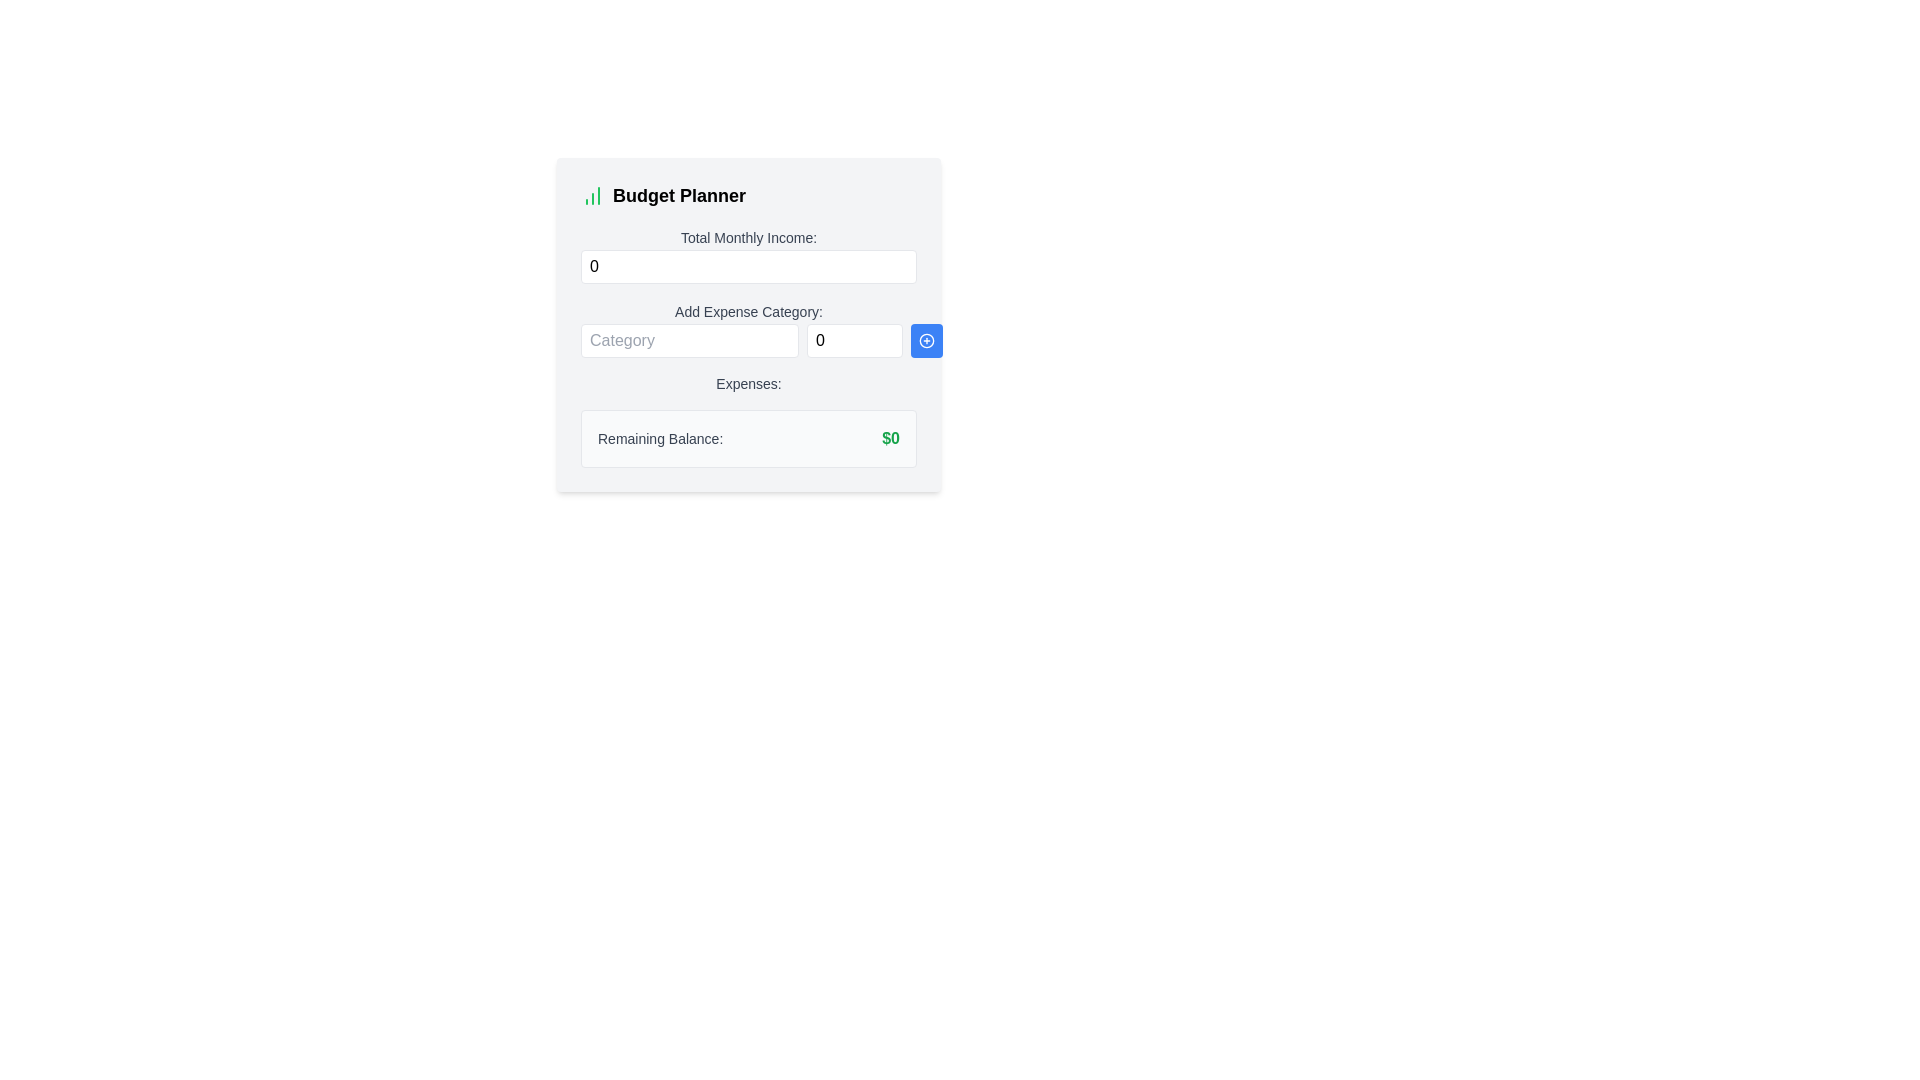 The width and height of the screenshot is (1920, 1080). What do you see at coordinates (747, 237) in the screenshot?
I see `the label indicating 'Total Monthly Income:' which is positioned centrally above the numeric input field for entering monthly income` at bounding box center [747, 237].